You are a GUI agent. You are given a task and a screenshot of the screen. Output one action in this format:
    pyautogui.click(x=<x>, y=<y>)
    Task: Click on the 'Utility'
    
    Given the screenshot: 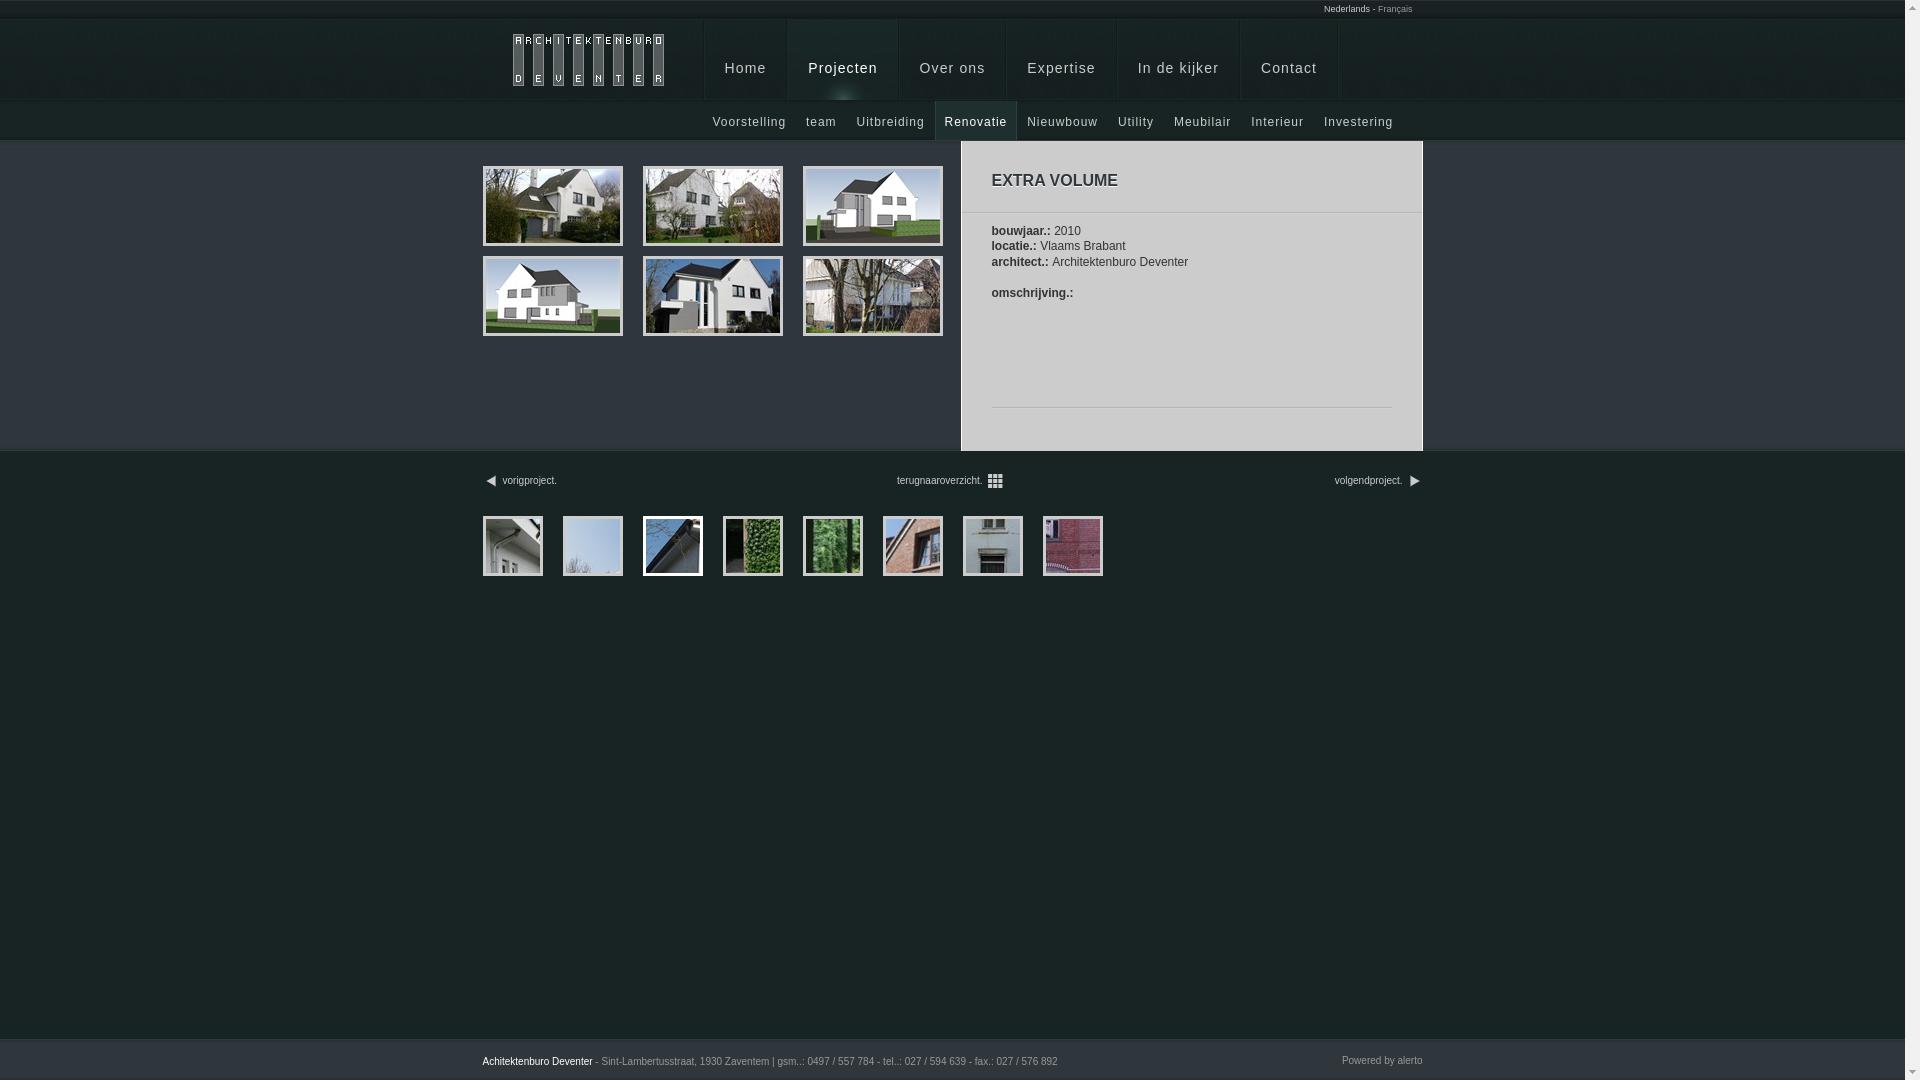 What is the action you would take?
    pyautogui.click(x=1136, y=120)
    